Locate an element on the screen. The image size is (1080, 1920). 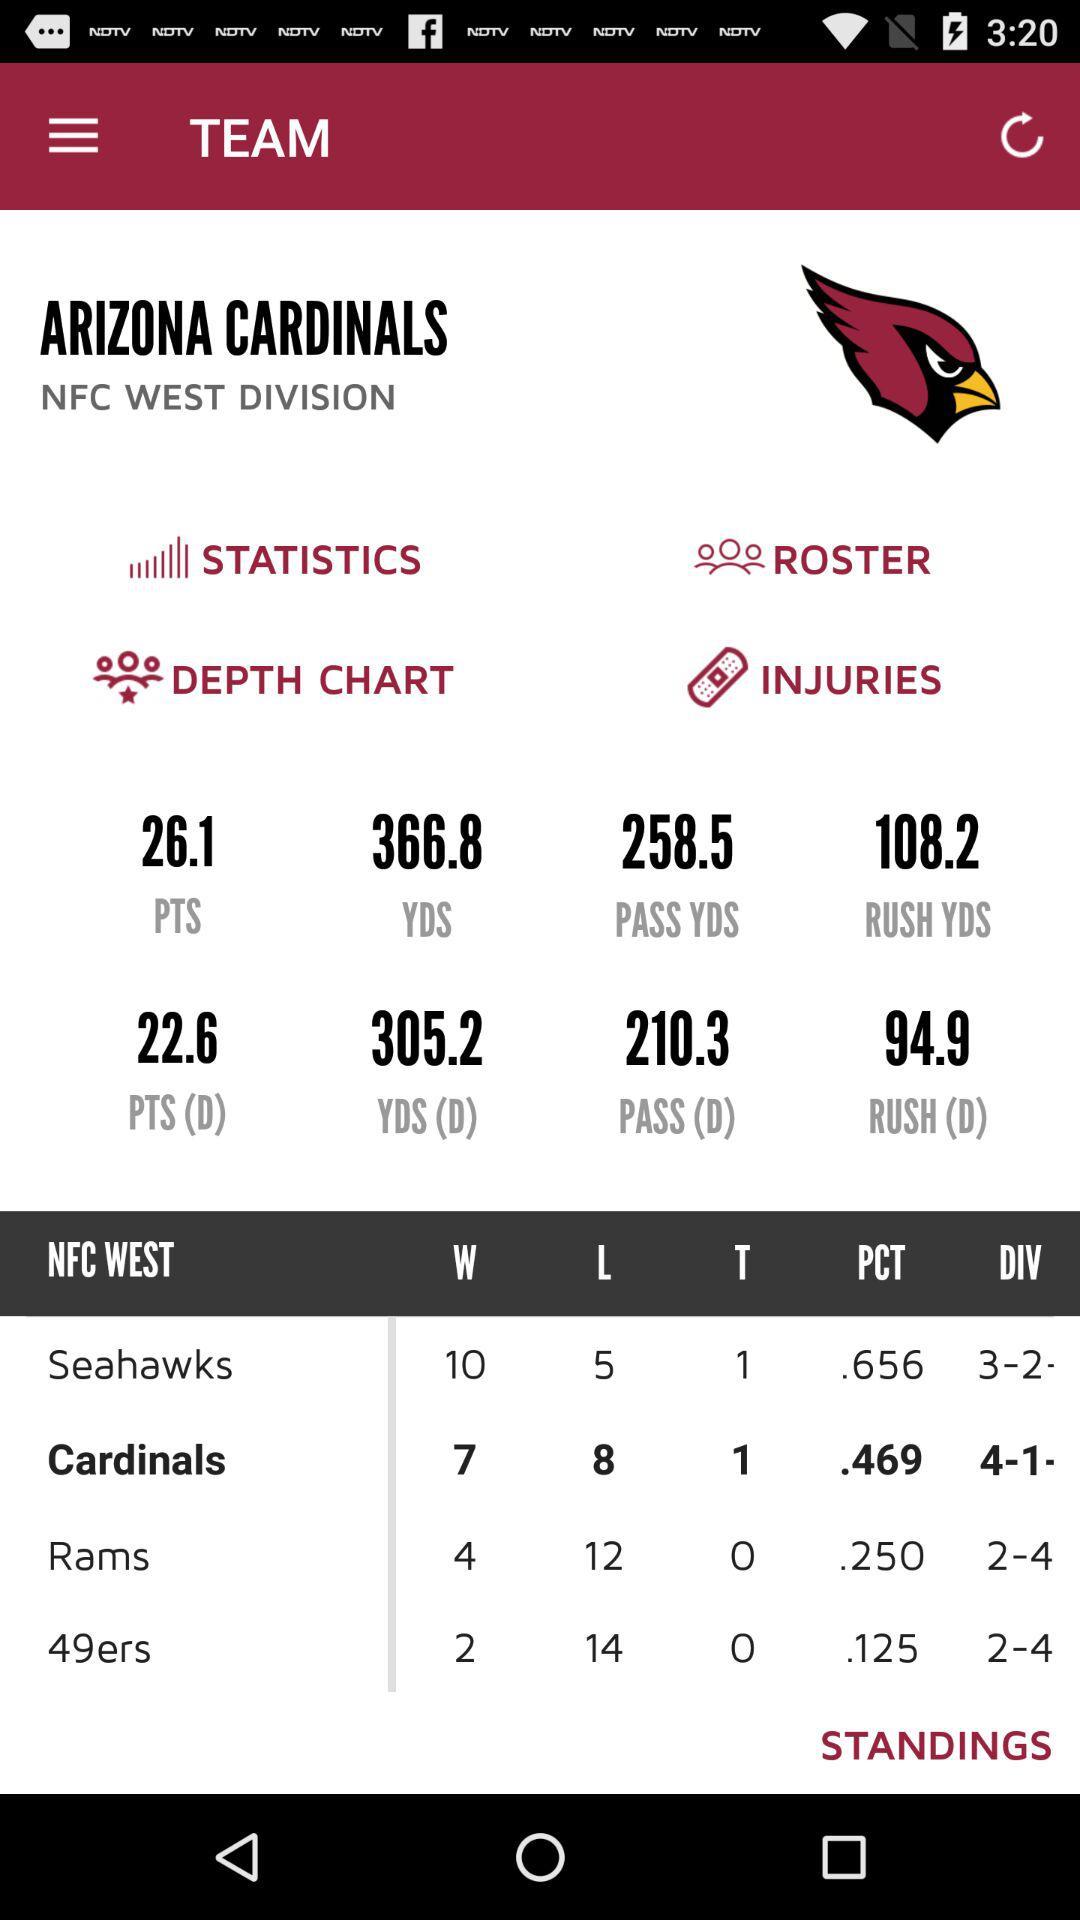
the pct icon is located at coordinates (880, 1262).